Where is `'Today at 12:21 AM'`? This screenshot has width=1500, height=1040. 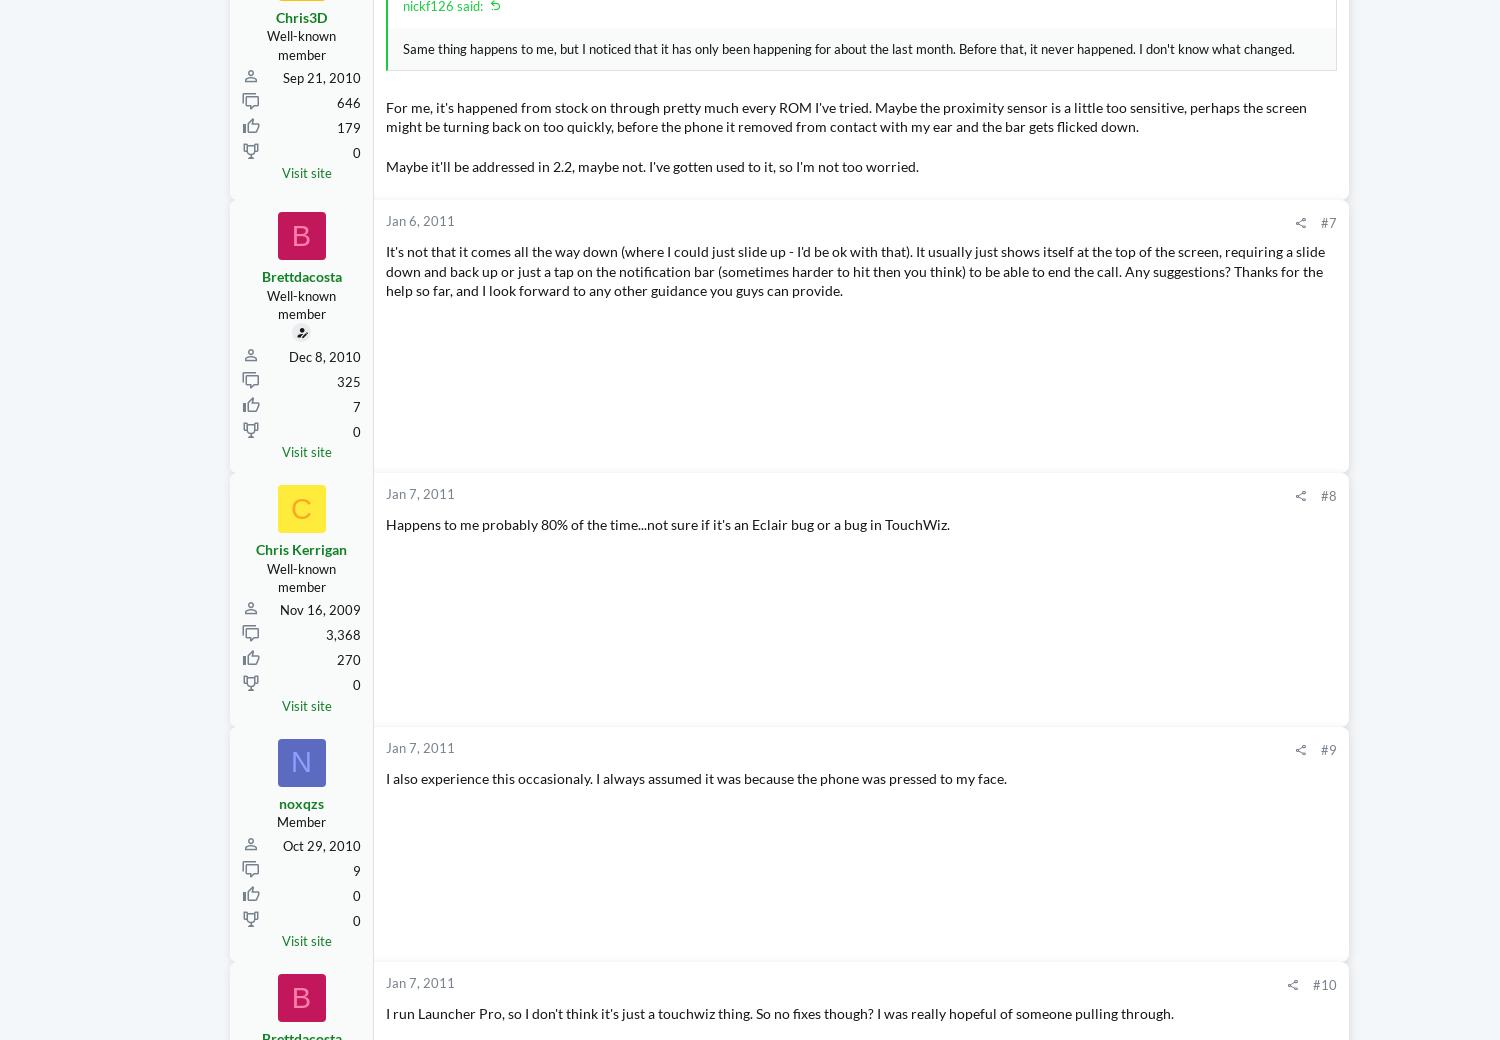 'Today at 12:21 AM' is located at coordinates (1399, 23).